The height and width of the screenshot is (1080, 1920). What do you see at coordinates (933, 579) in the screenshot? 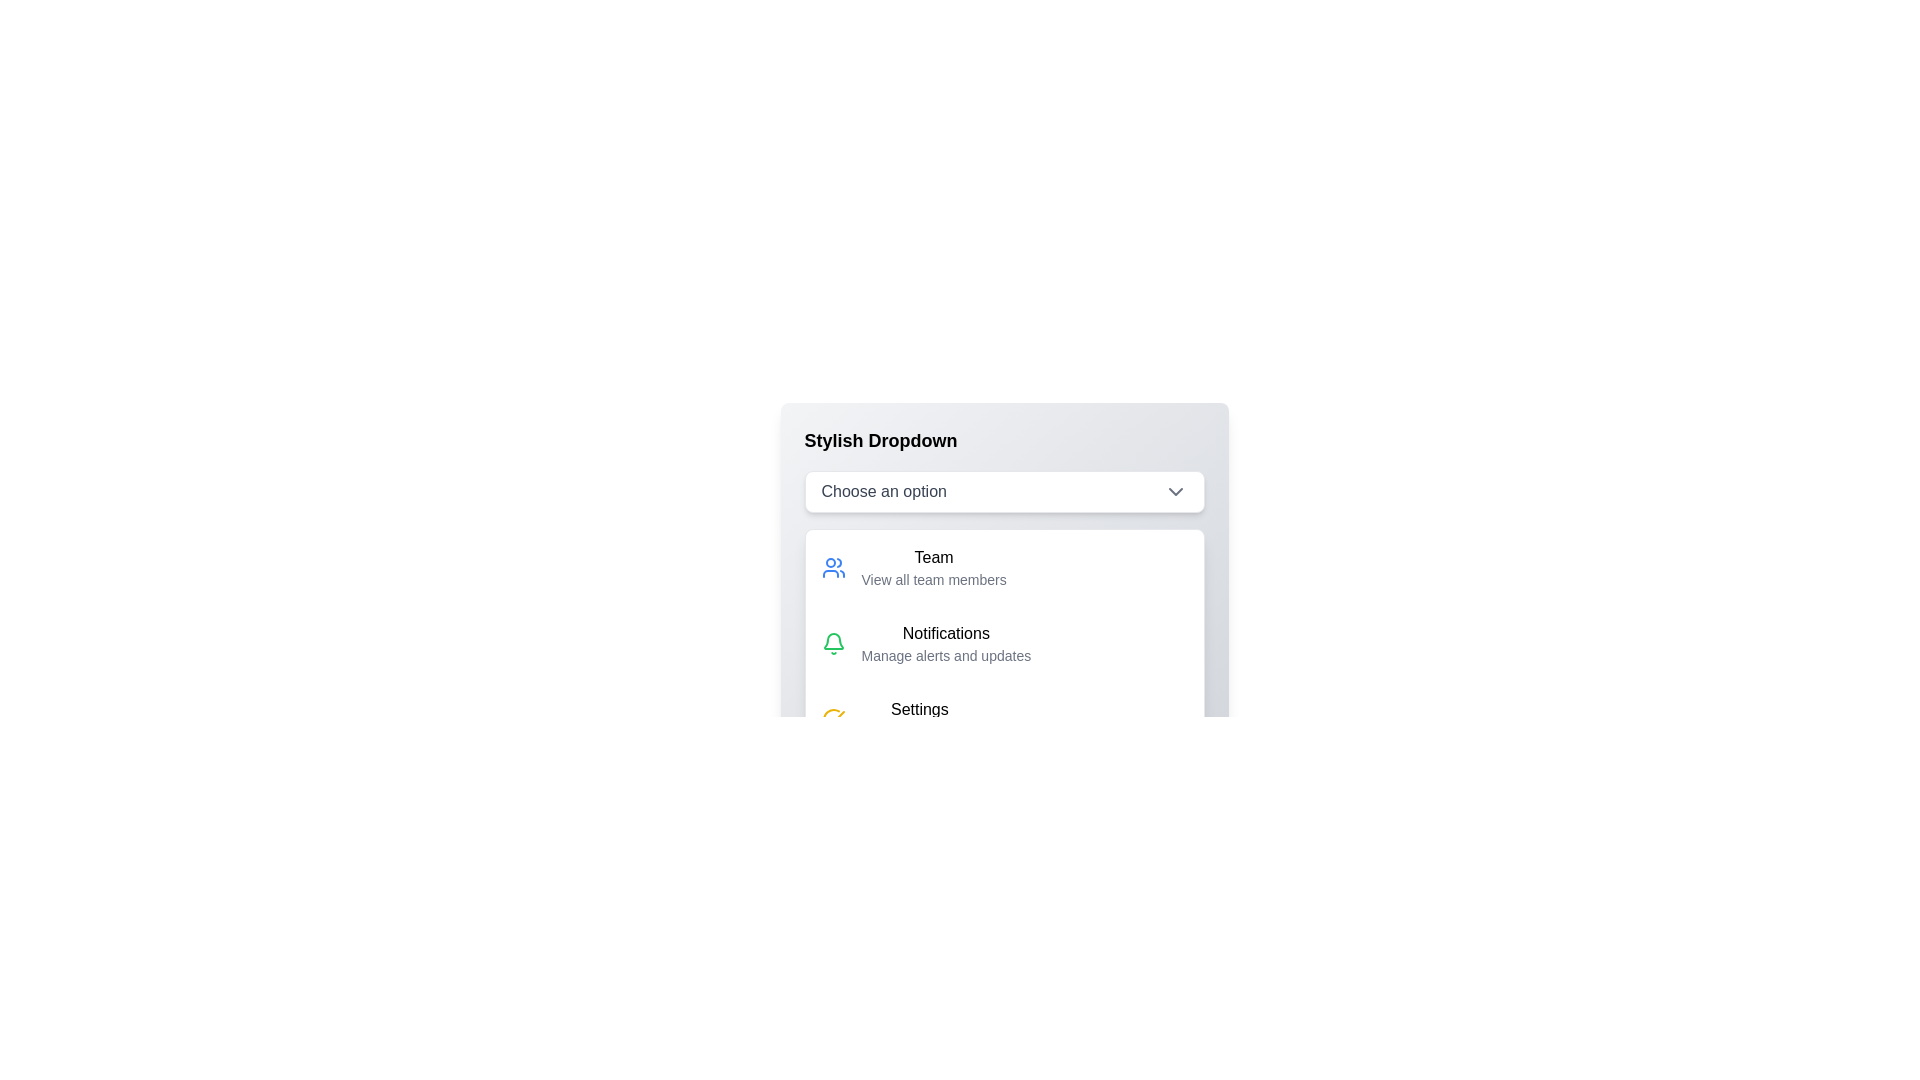
I see `the static text element that reads 'View all team members', which is styled in a smaller gray font and positioned below the bold heading 'Team'` at bounding box center [933, 579].